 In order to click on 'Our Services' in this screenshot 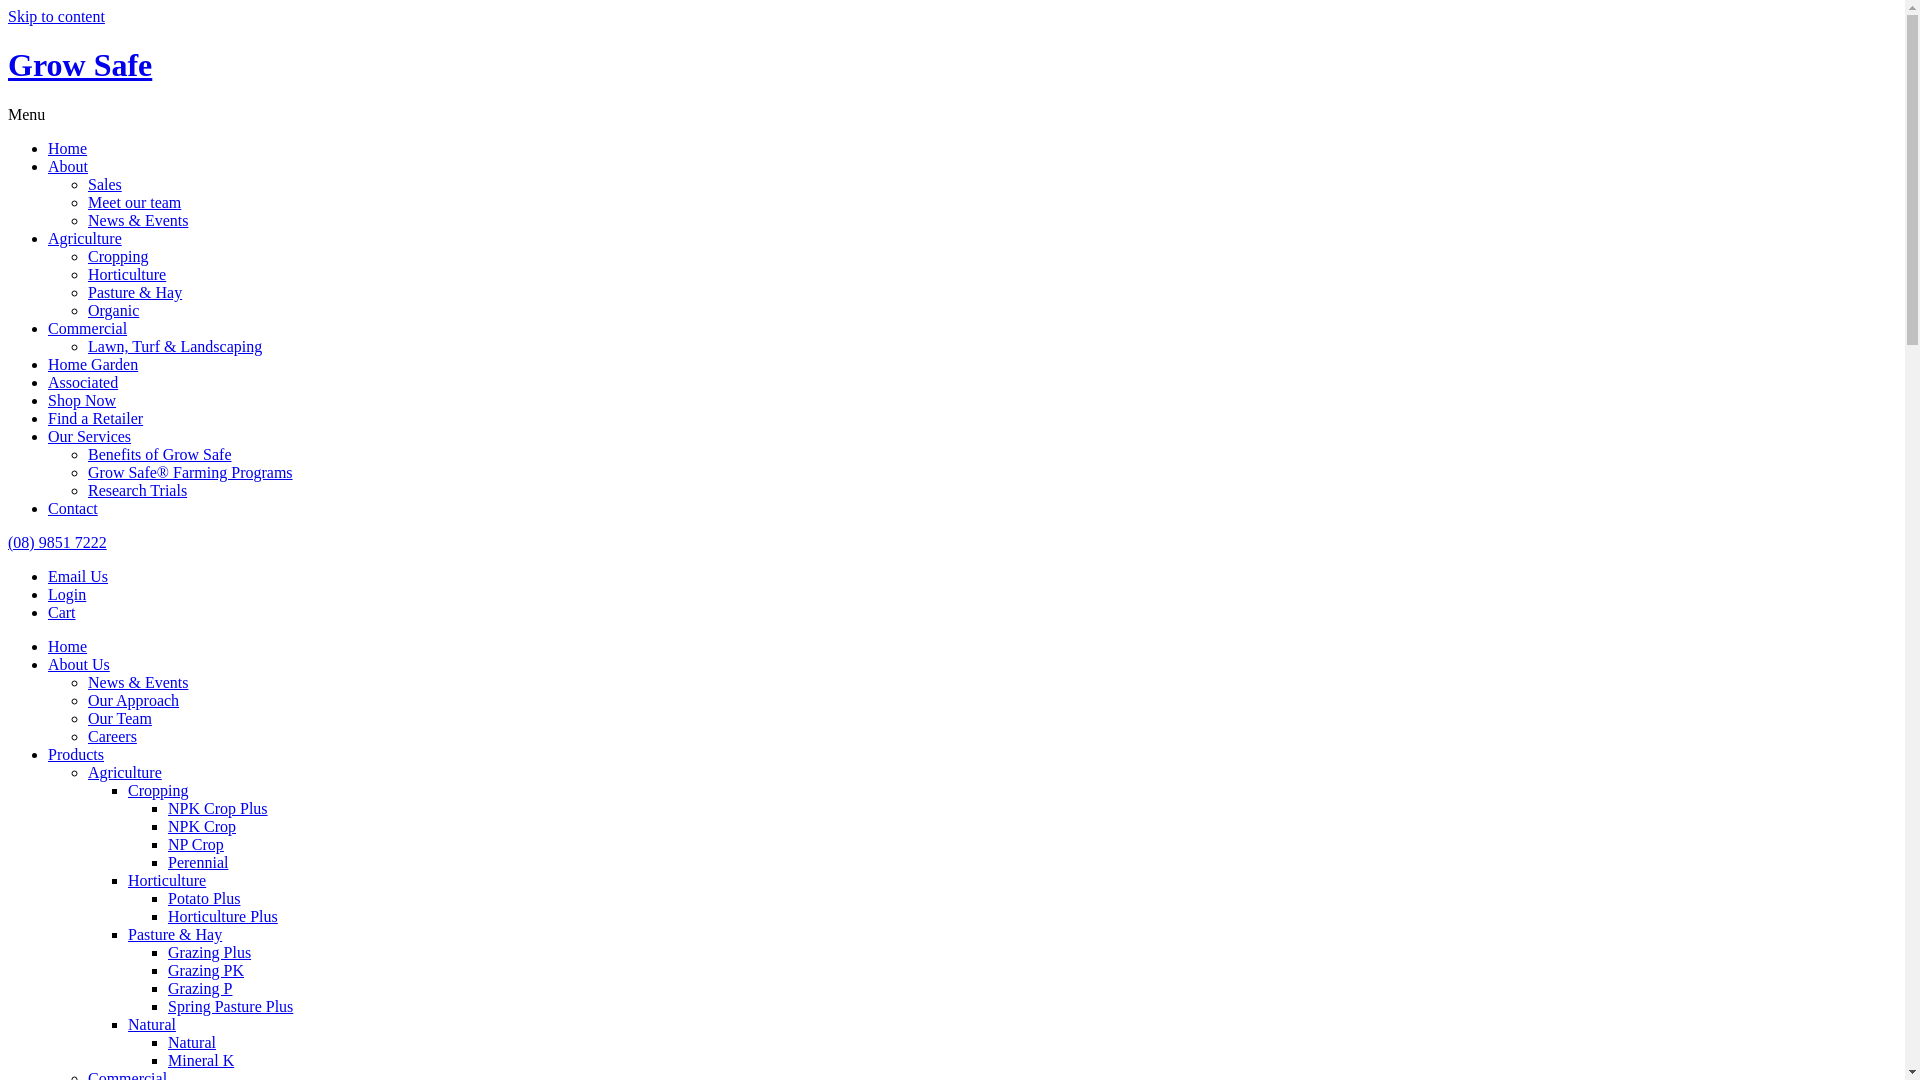, I will do `click(88, 435)`.